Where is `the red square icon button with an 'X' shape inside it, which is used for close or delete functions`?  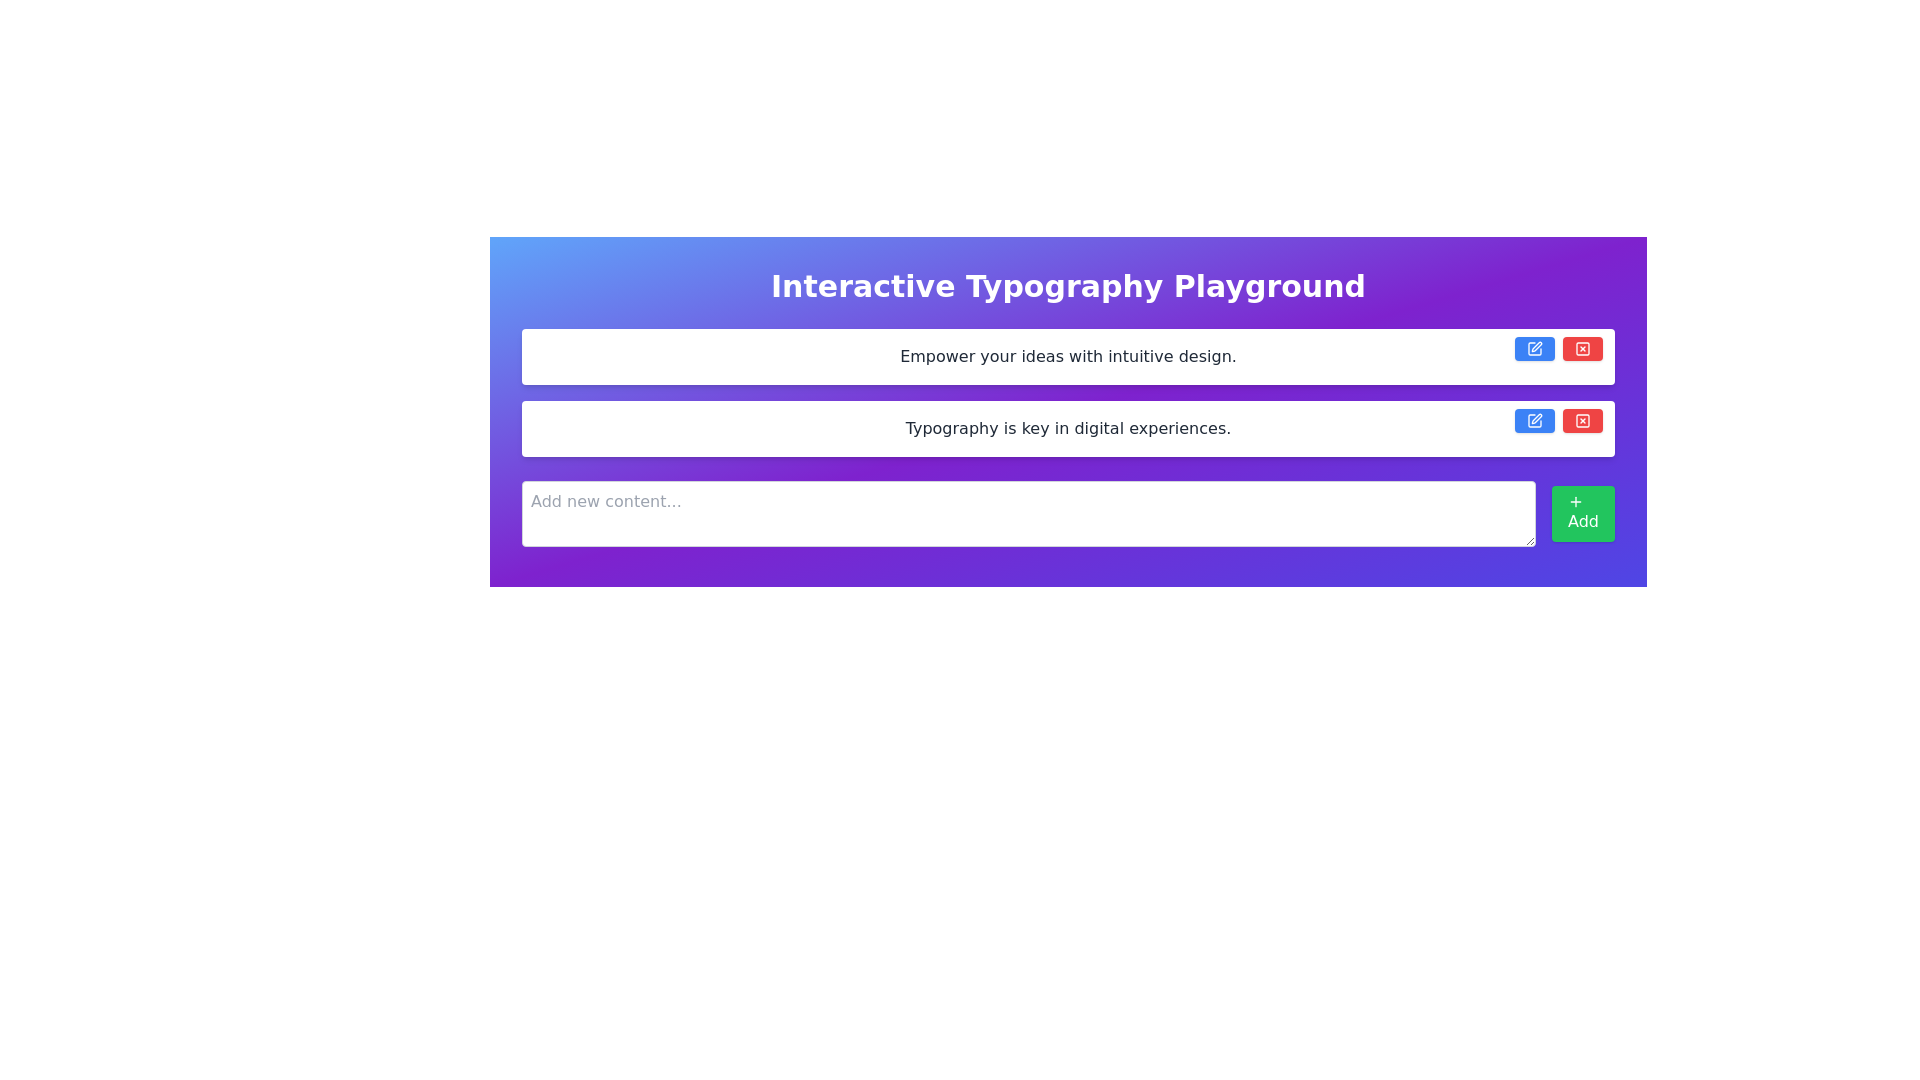 the red square icon button with an 'X' shape inside it, which is used for close or delete functions is located at coordinates (1582, 419).